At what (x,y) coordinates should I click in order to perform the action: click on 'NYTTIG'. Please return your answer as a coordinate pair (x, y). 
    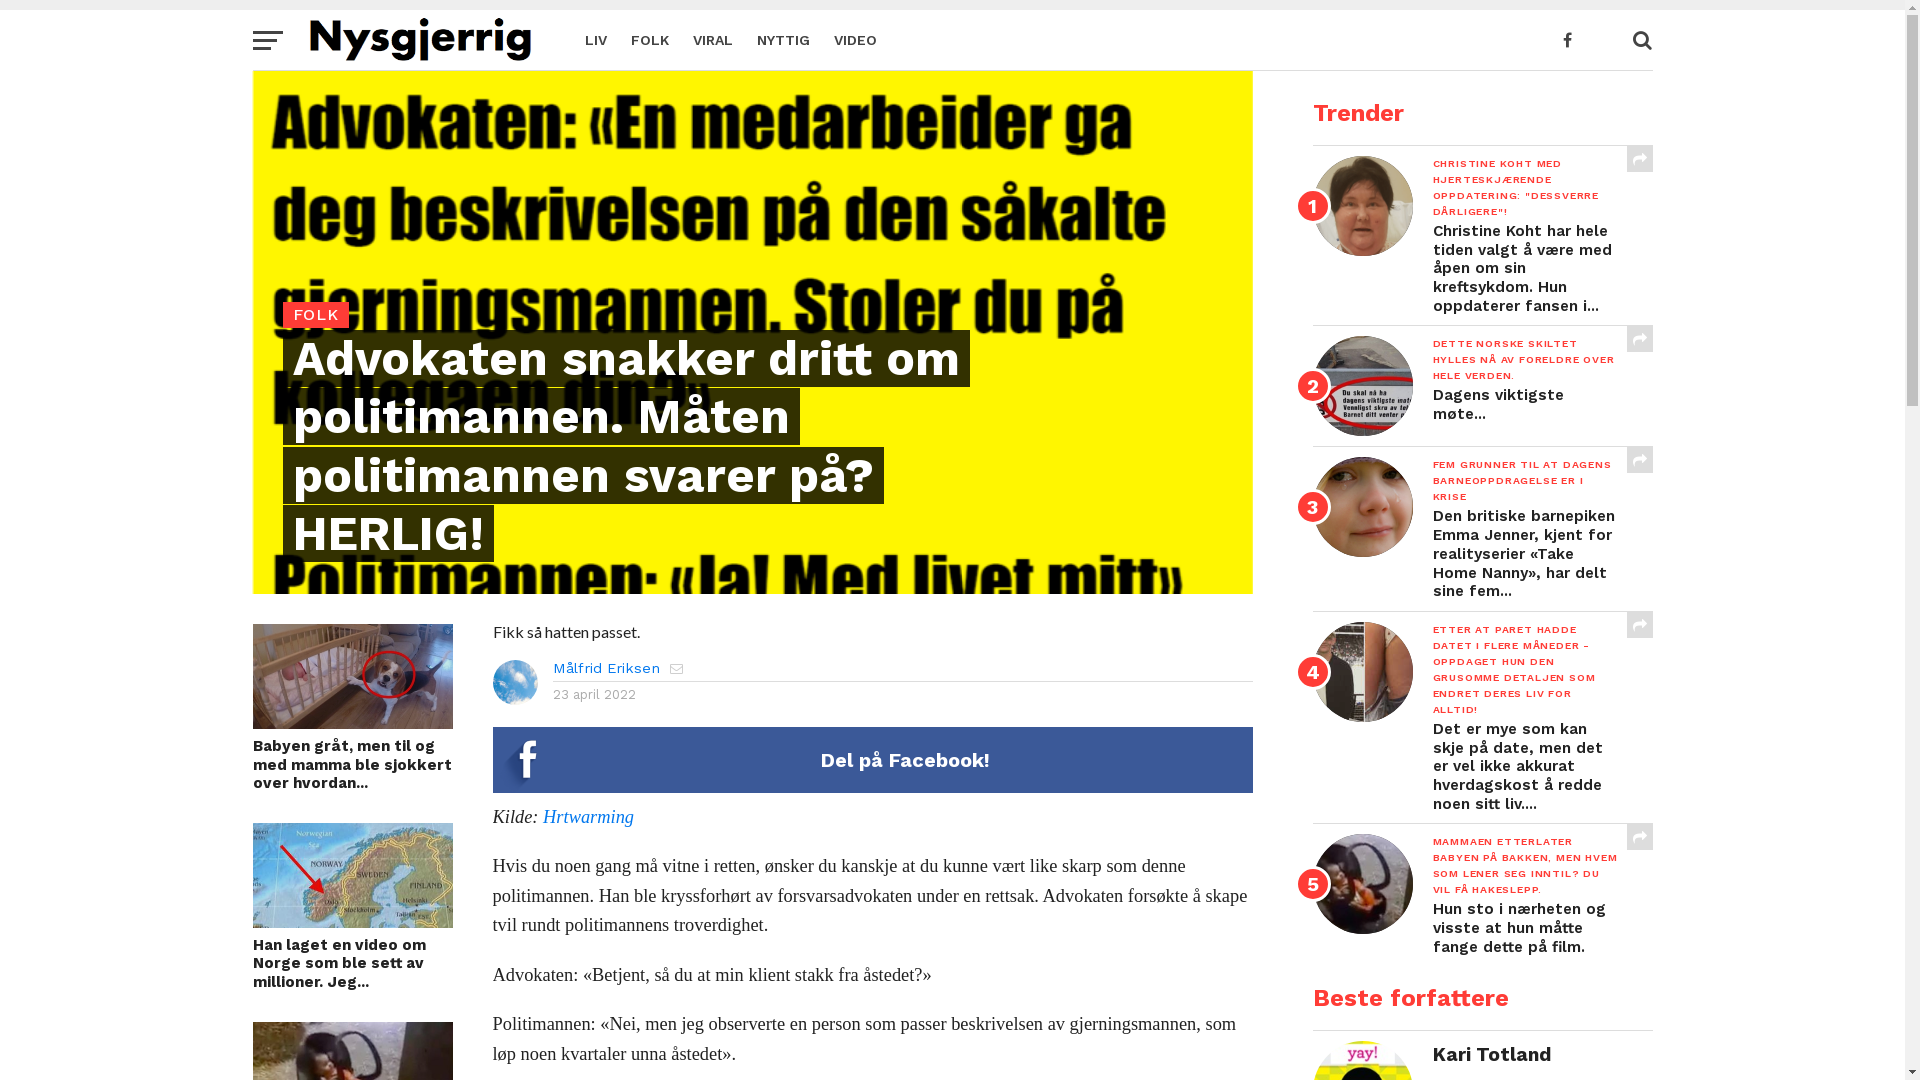
    Looking at the image, I should click on (781, 39).